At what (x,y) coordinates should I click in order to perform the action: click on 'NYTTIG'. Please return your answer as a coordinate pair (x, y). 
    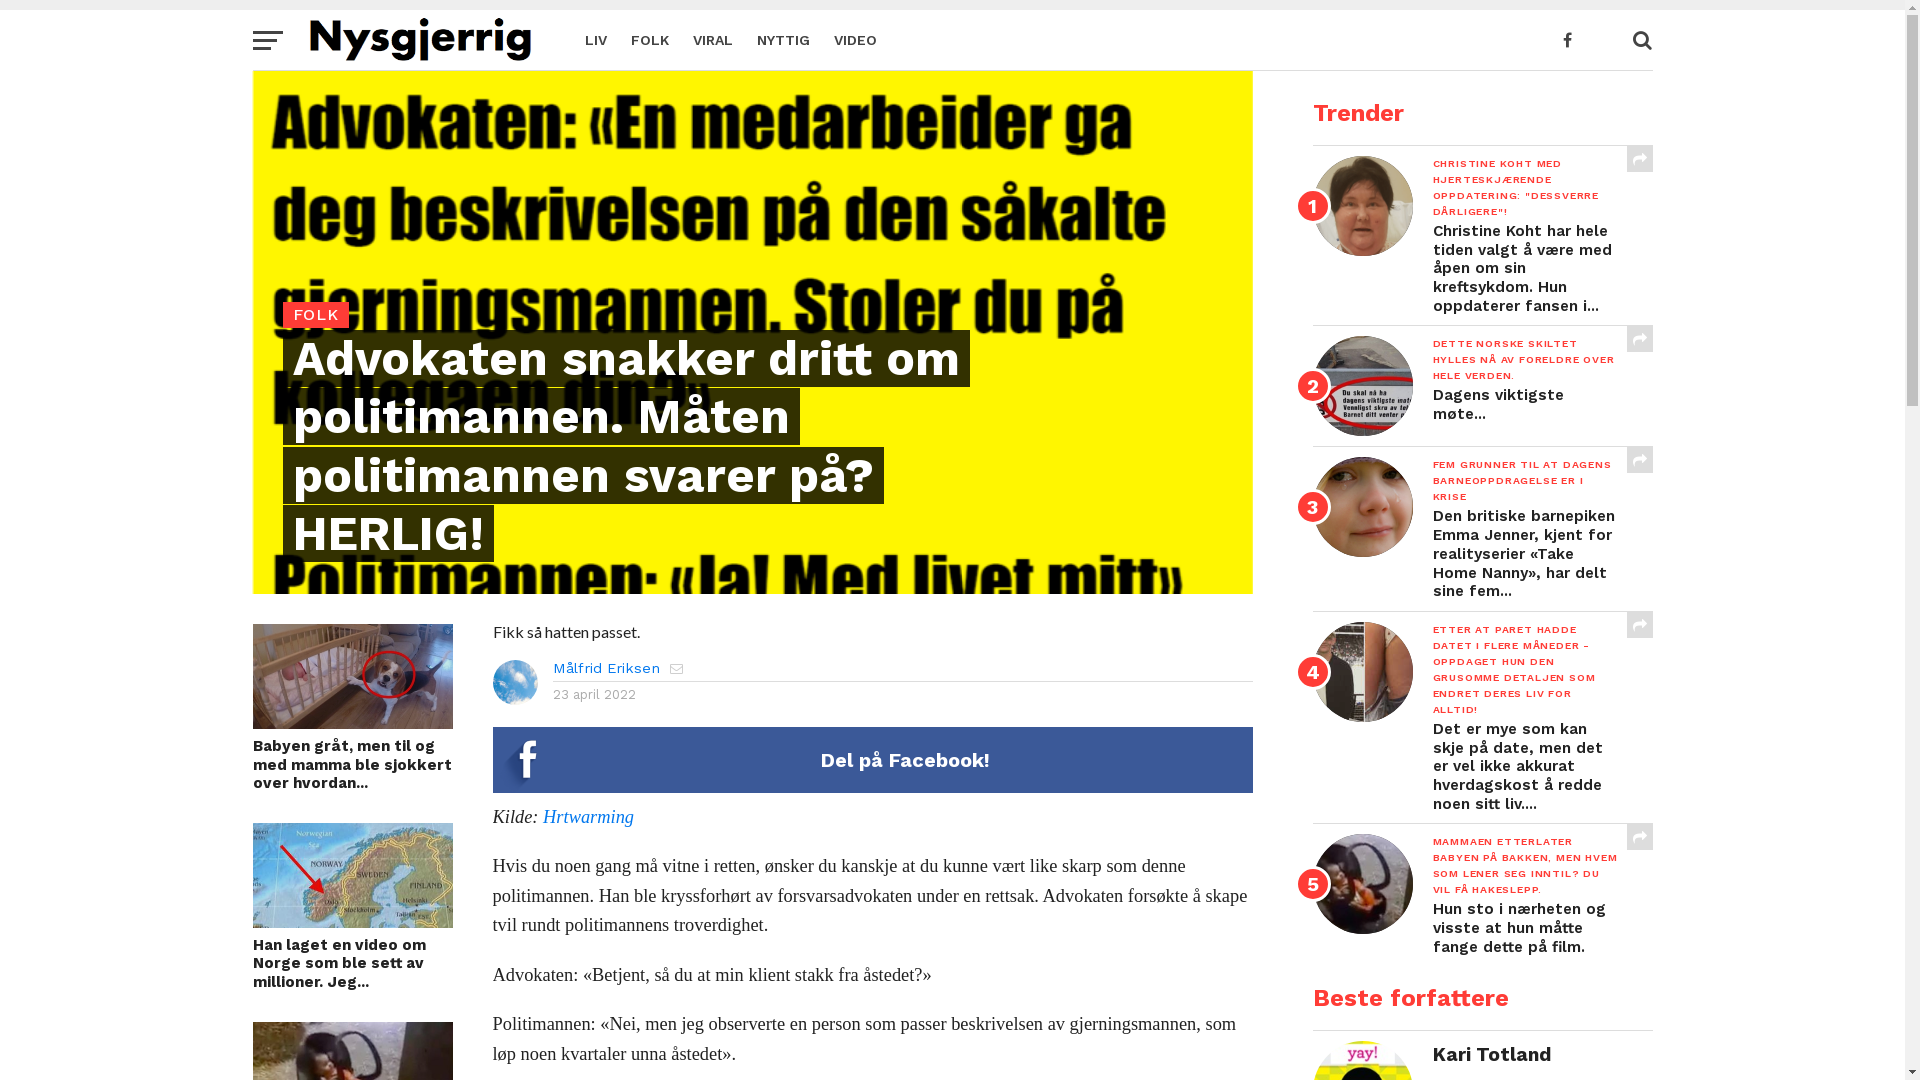
    Looking at the image, I should click on (781, 39).